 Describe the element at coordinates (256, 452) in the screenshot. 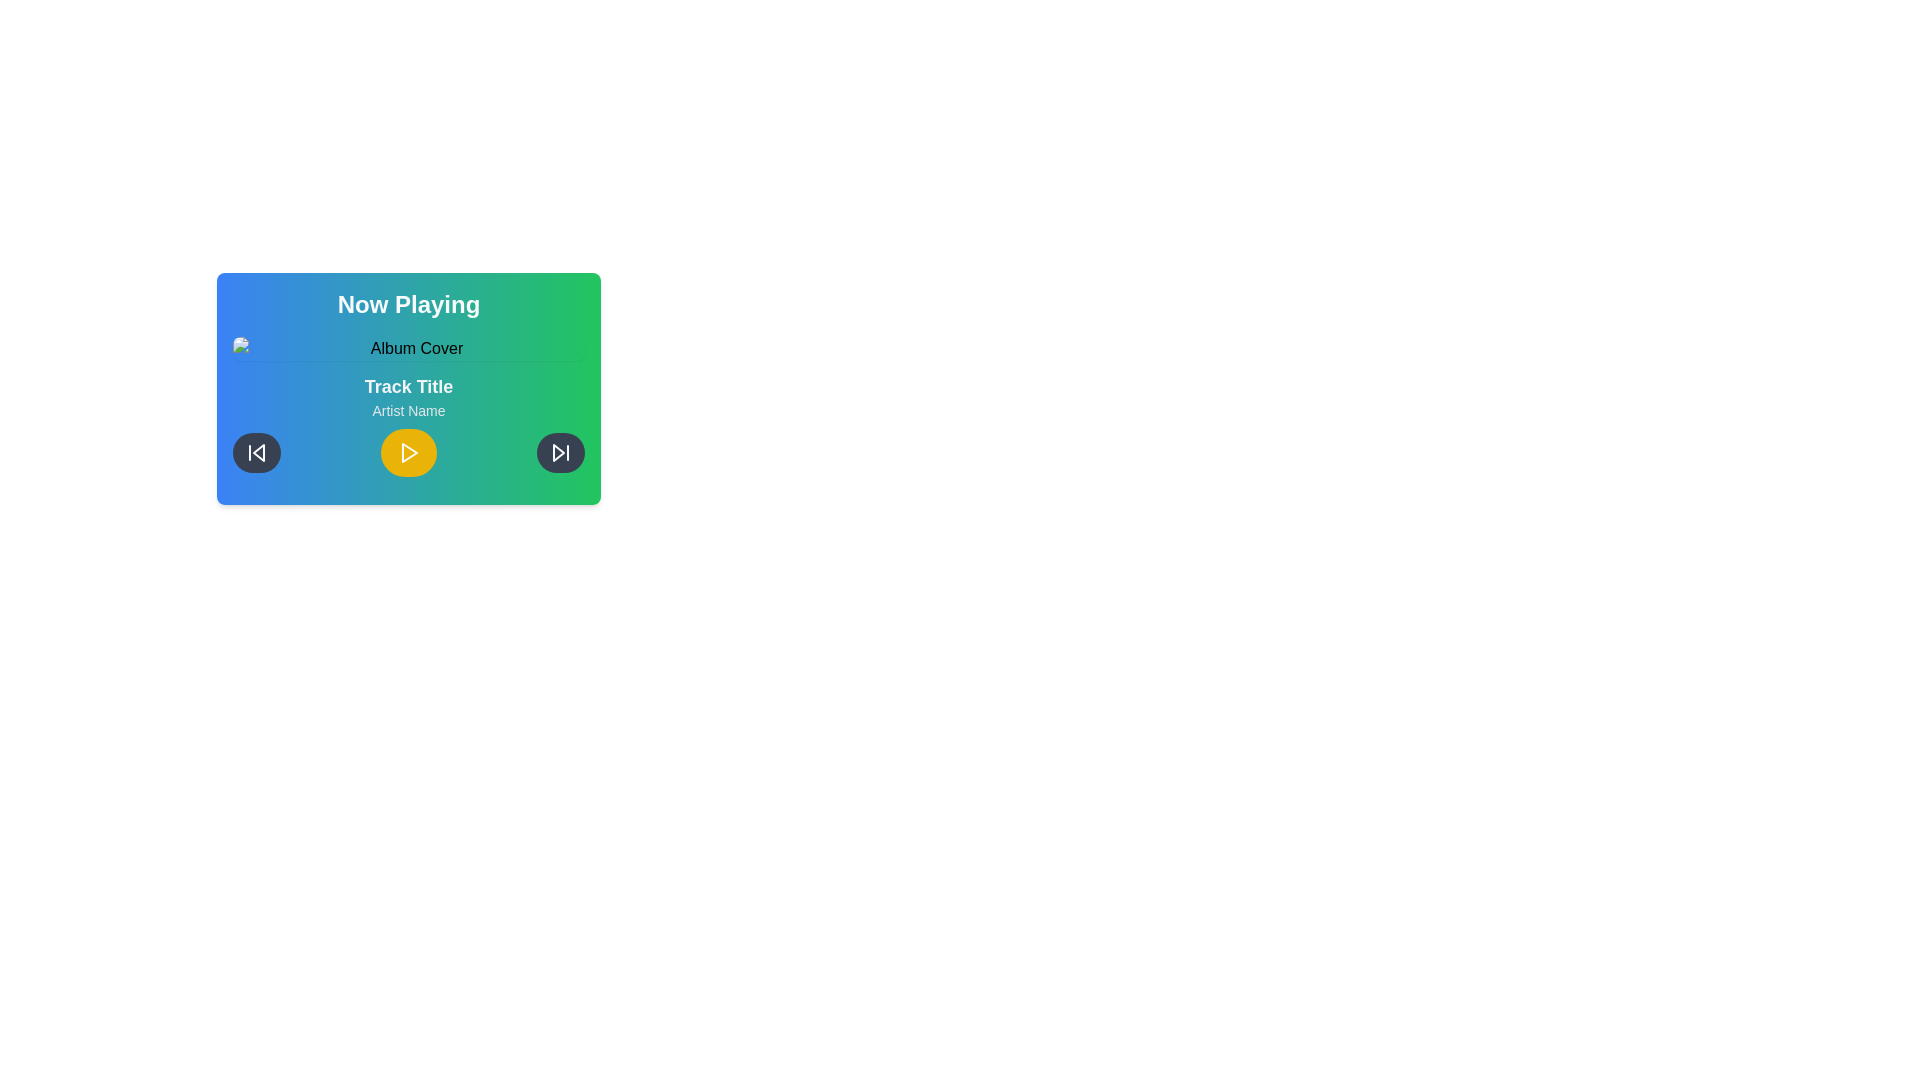

I see `the backward navigation button` at that location.